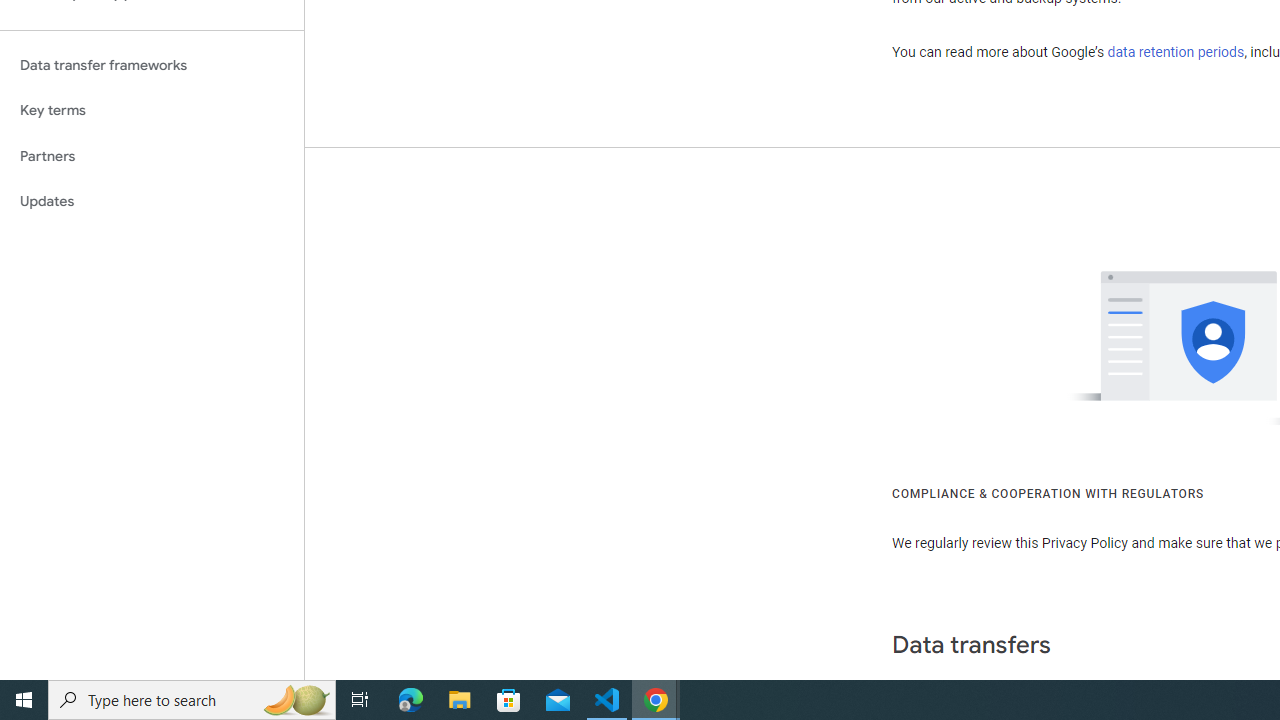 This screenshot has width=1280, height=720. I want to click on 'data retention periods', so click(1176, 51).